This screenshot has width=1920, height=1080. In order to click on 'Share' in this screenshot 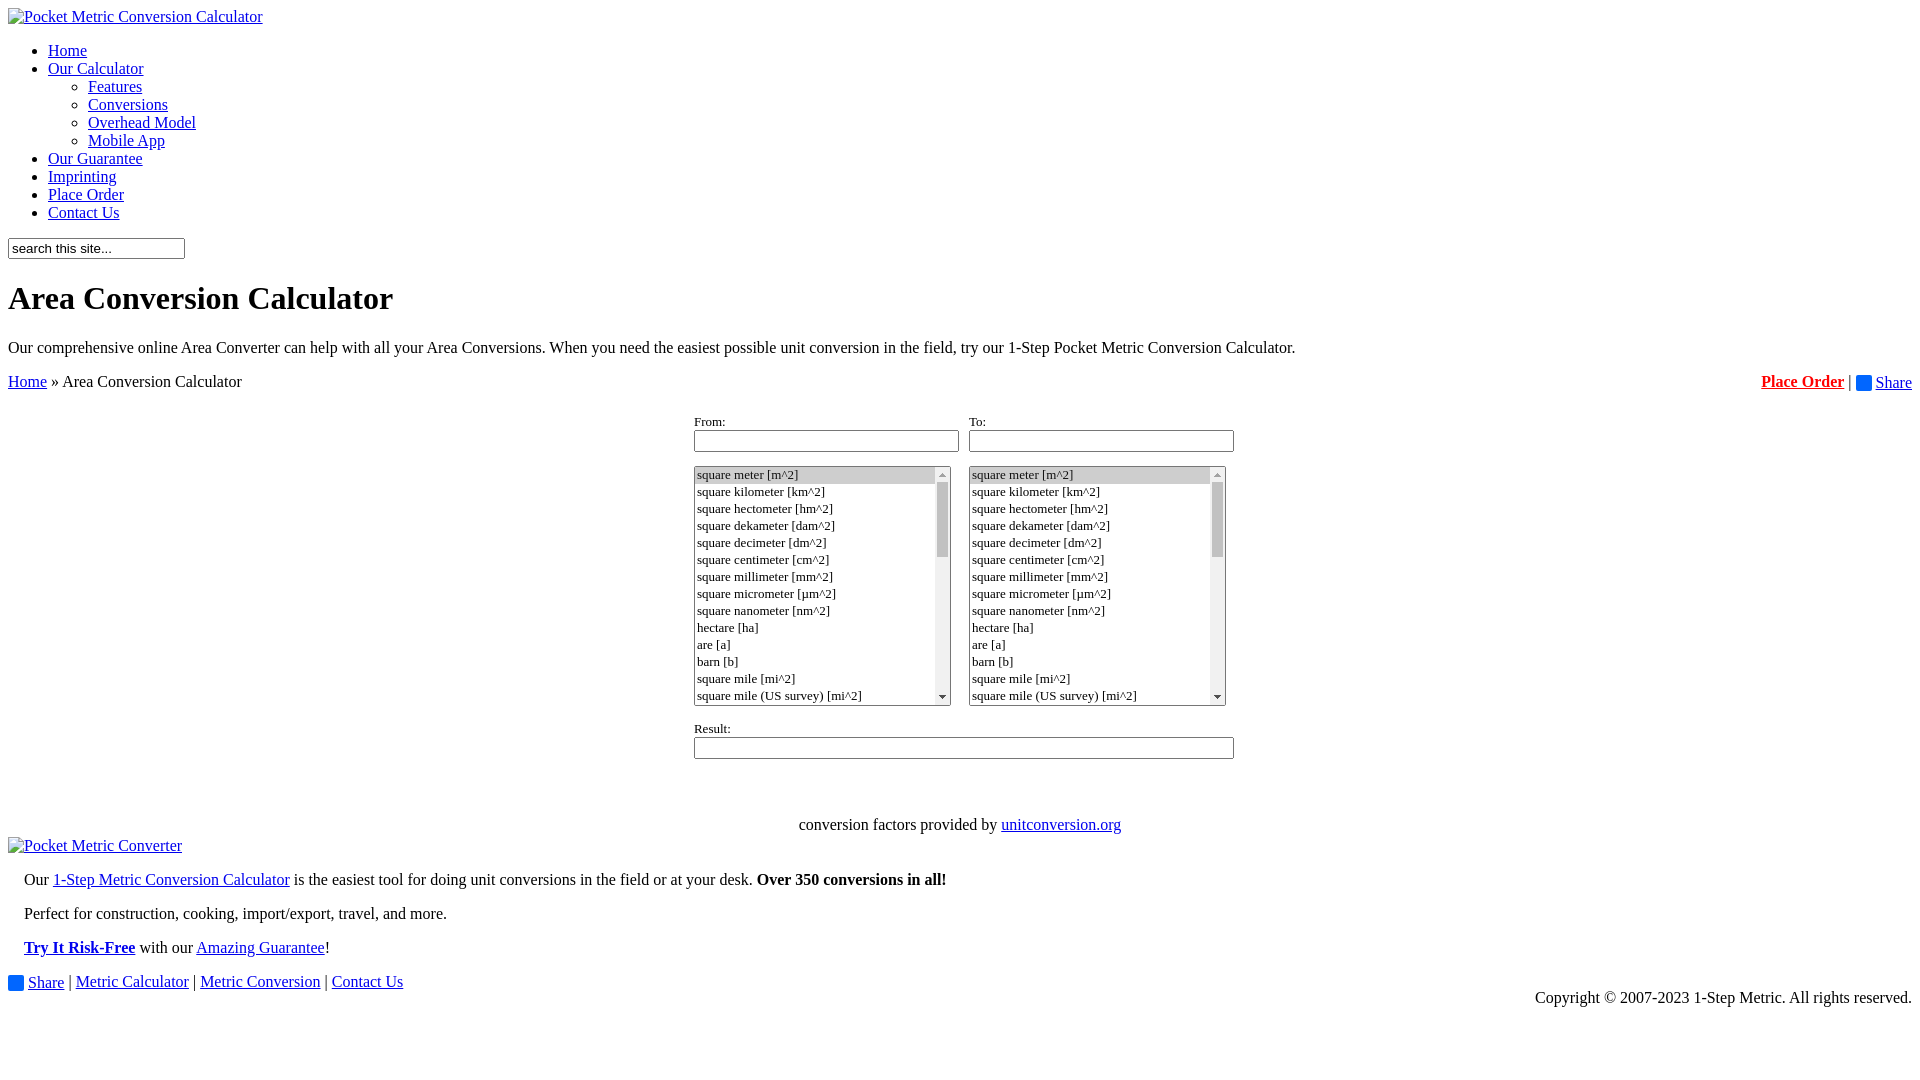, I will do `click(1882, 382)`.